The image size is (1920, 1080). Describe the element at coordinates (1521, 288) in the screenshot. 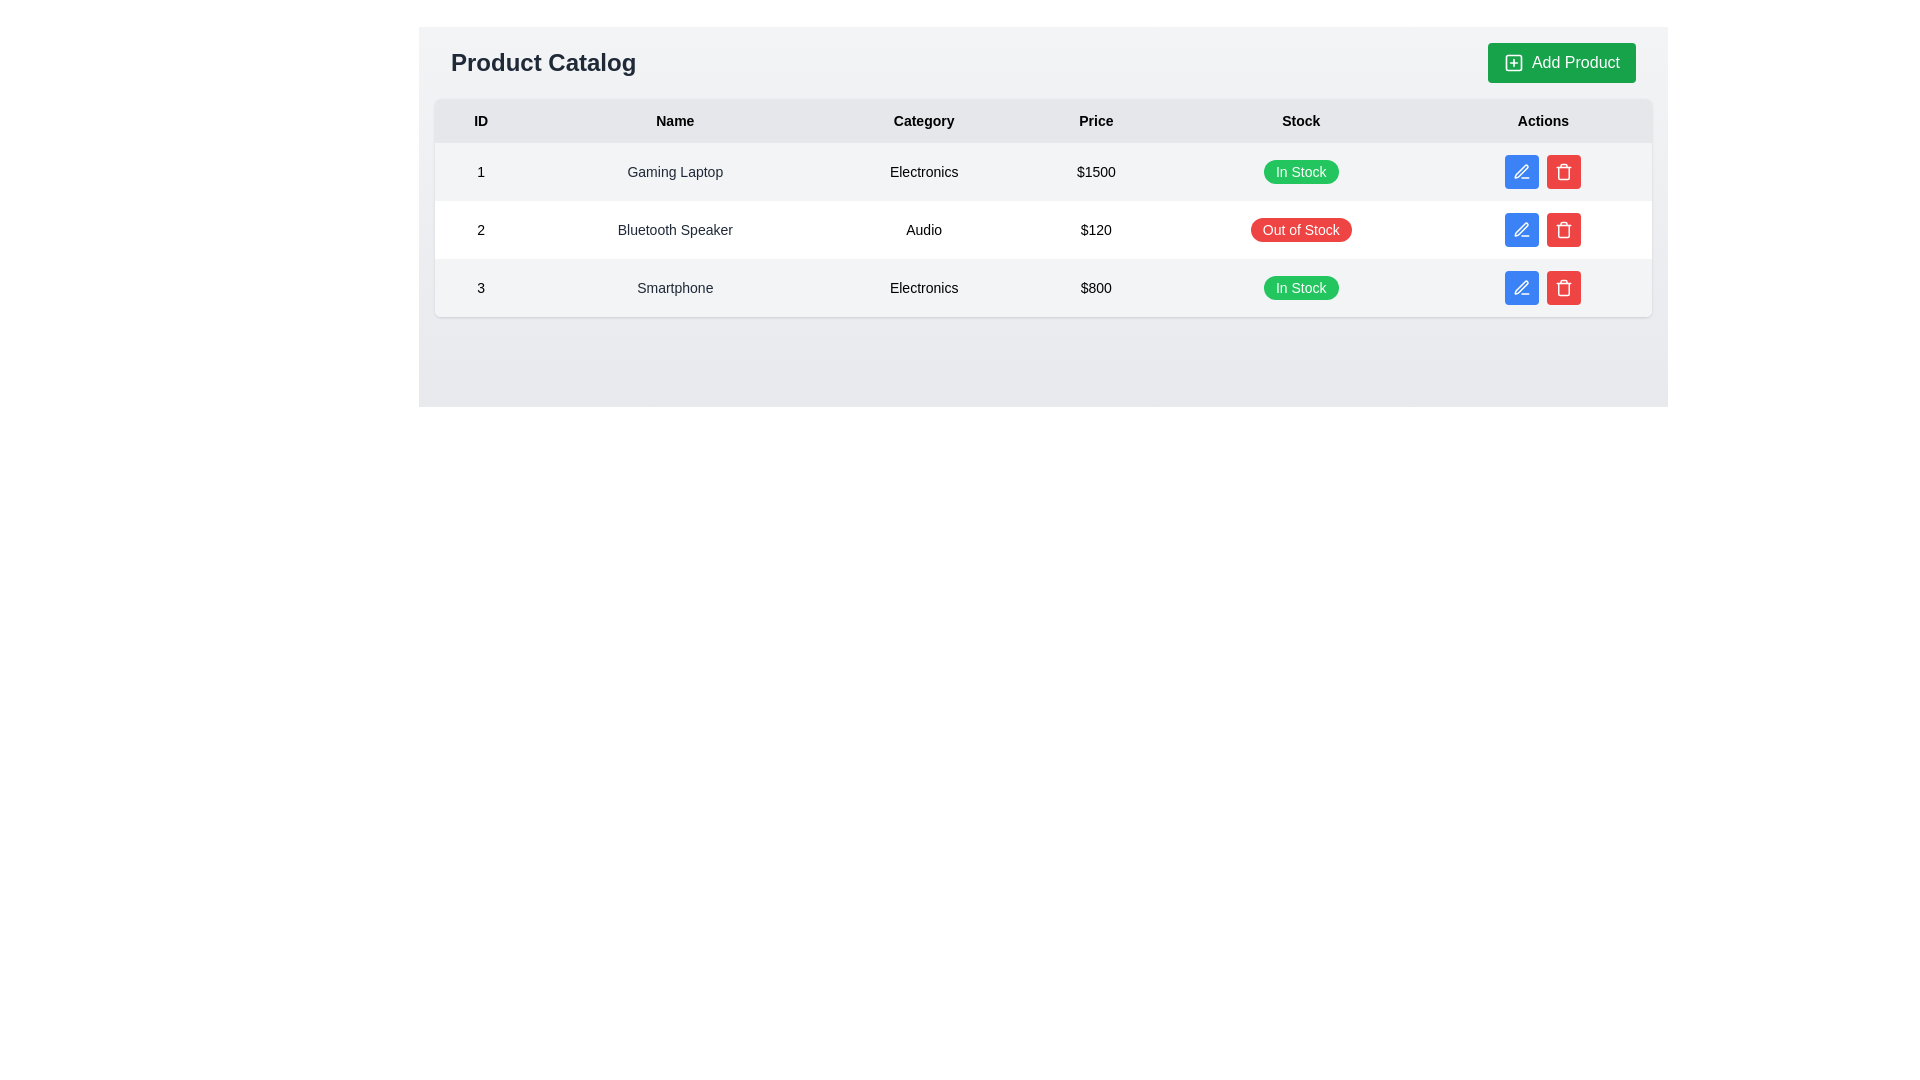

I see `the pen icon located inside the blue button in the third row of the 'Actions' column of the product table` at that location.